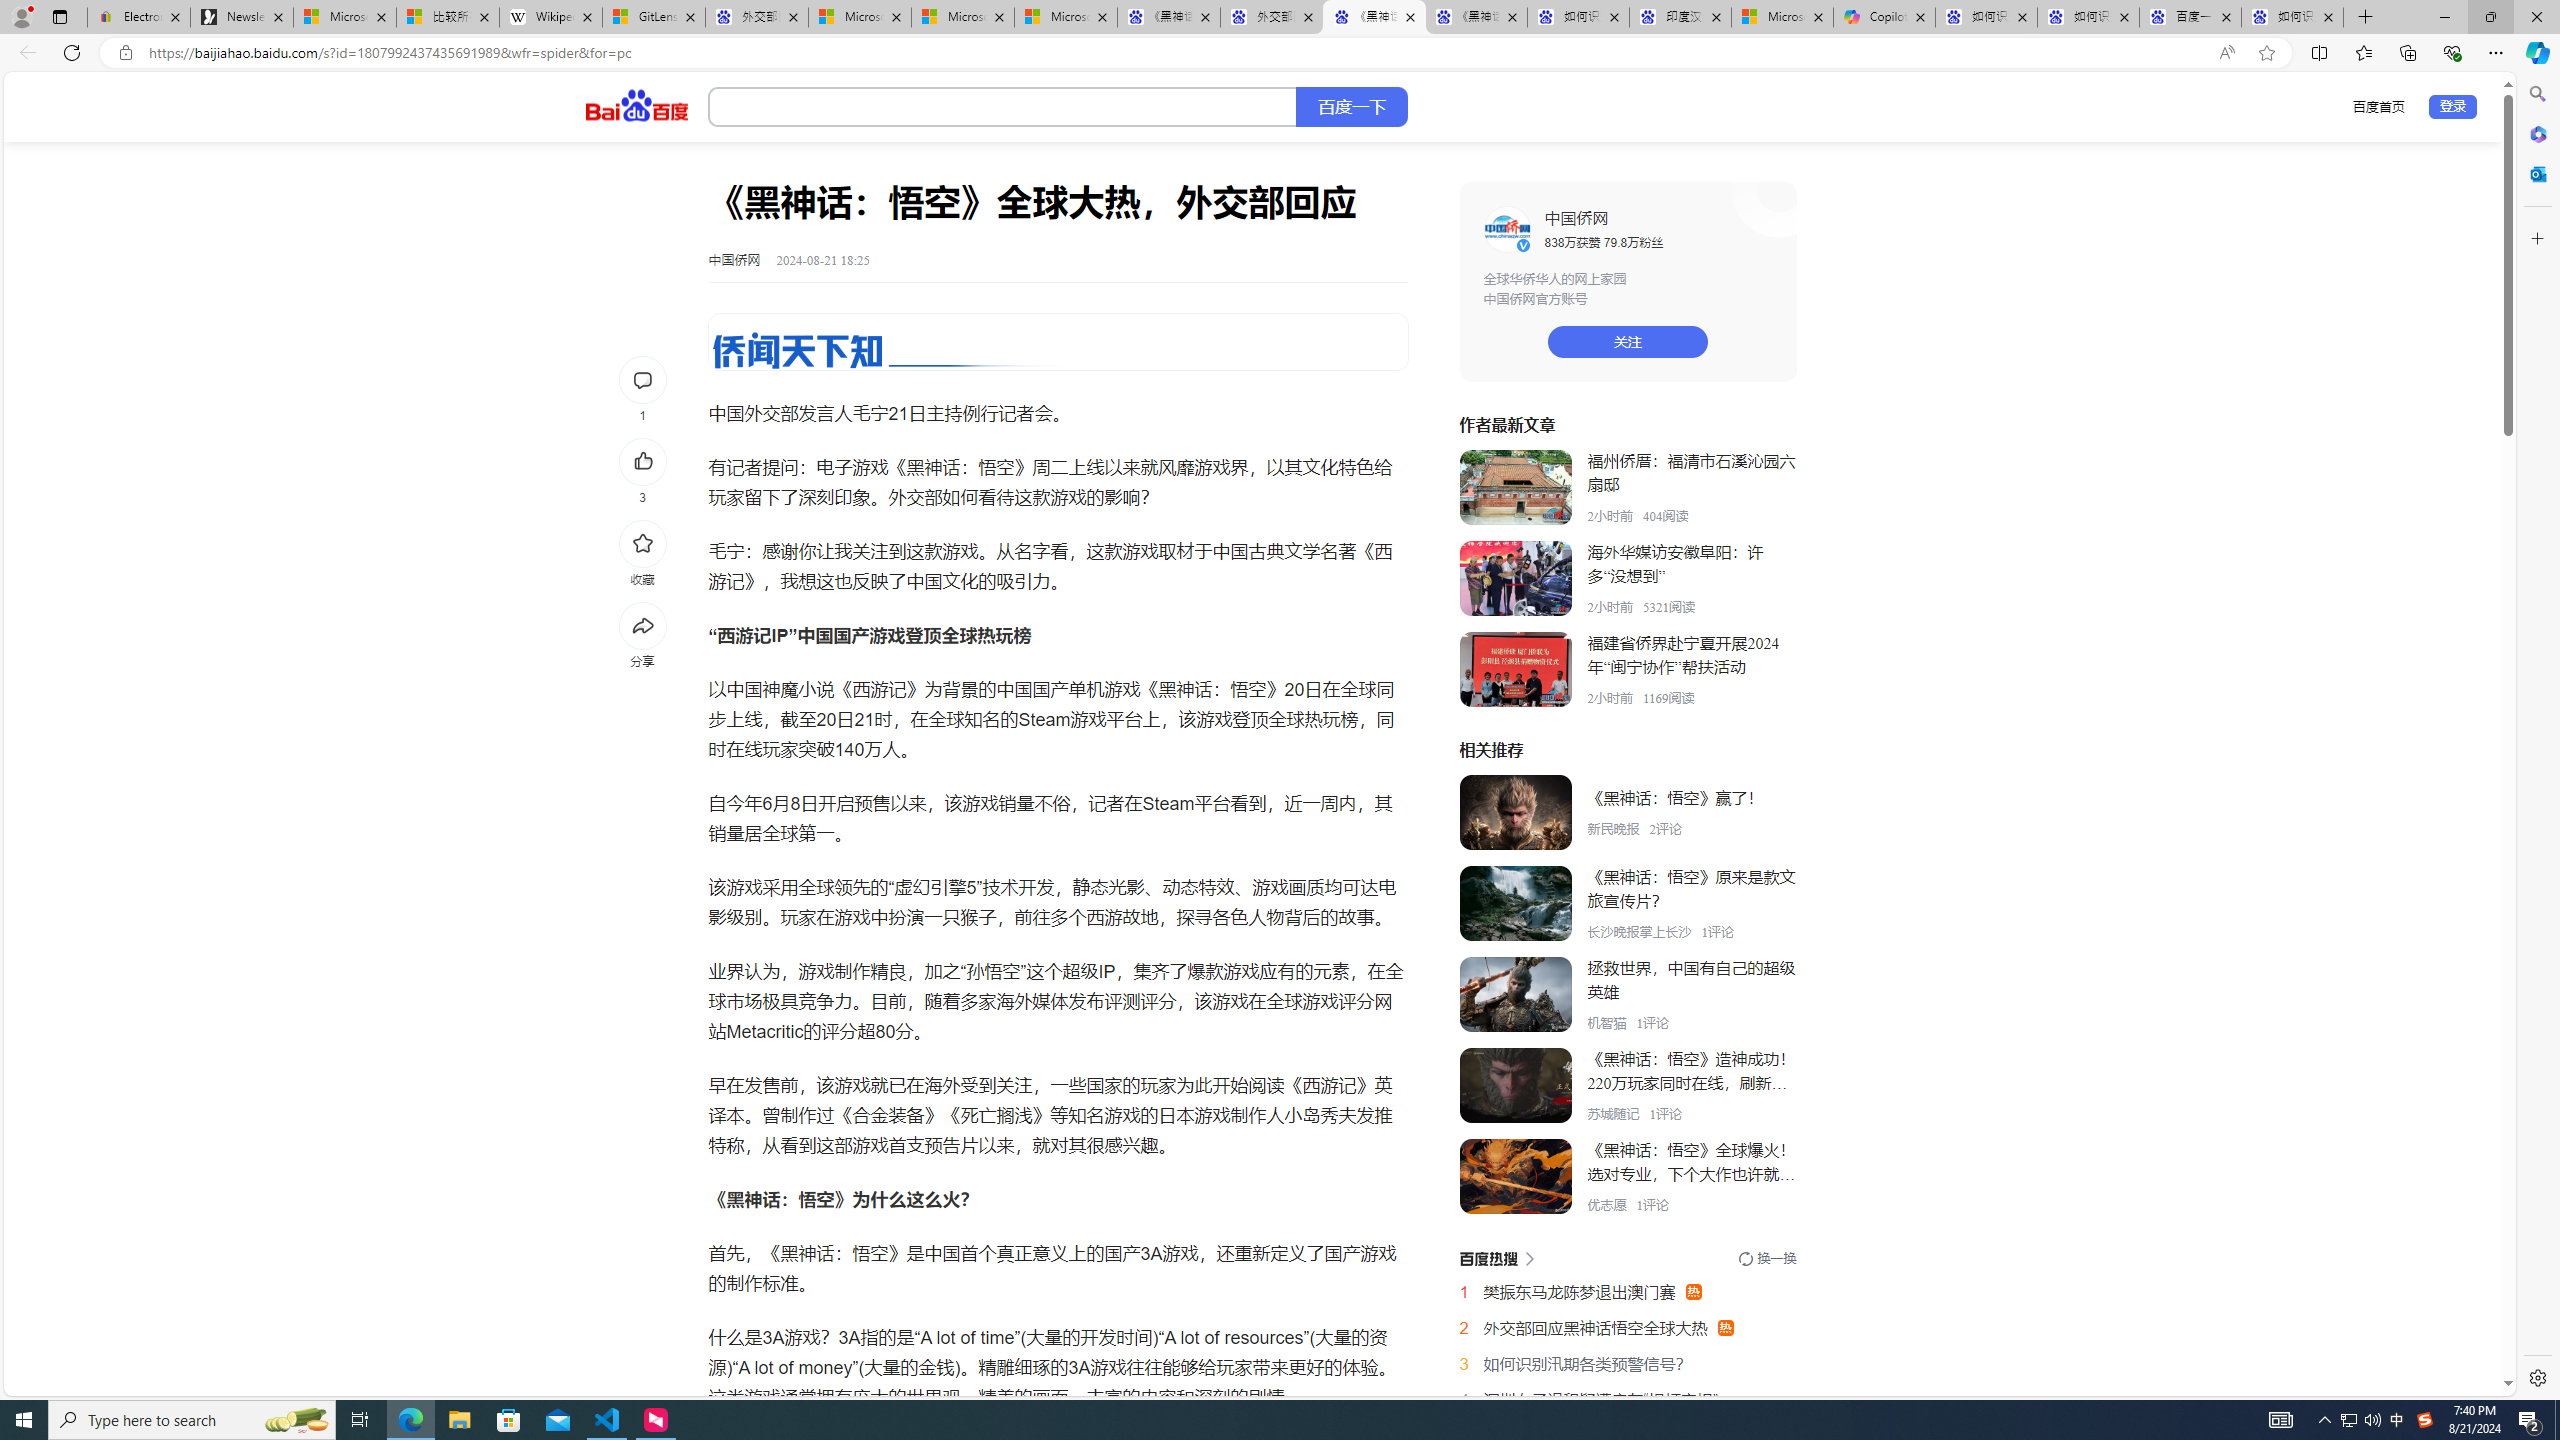 This screenshot has width=2560, height=1440. Describe the element at coordinates (1002, 107) in the screenshot. I see `'Class: _2C4fV'` at that location.